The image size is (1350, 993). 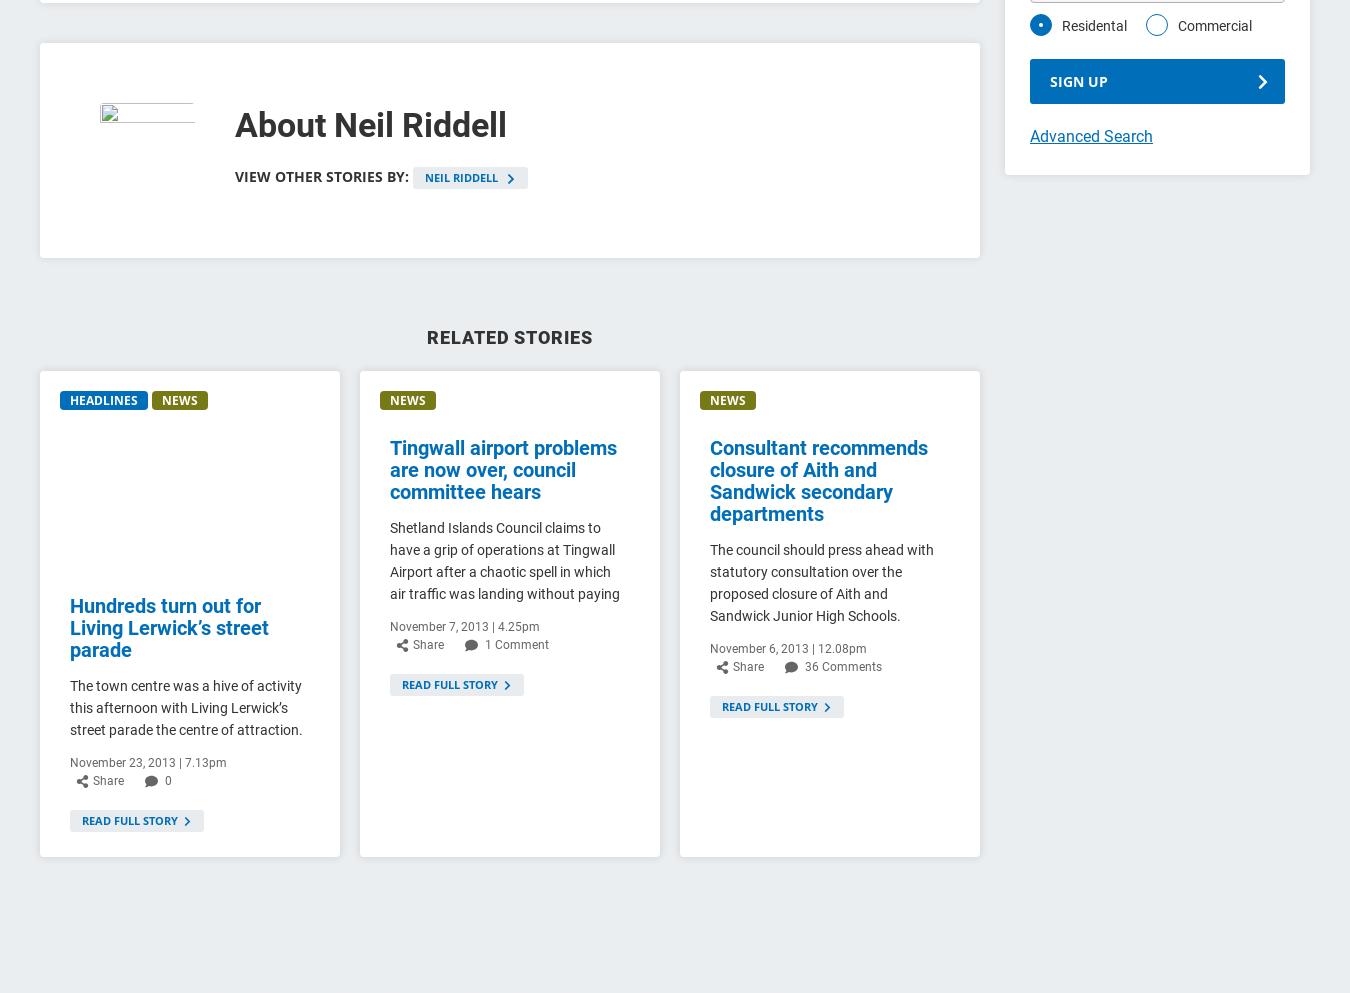 I want to click on '36 Comments', so click(x=841, y=666).